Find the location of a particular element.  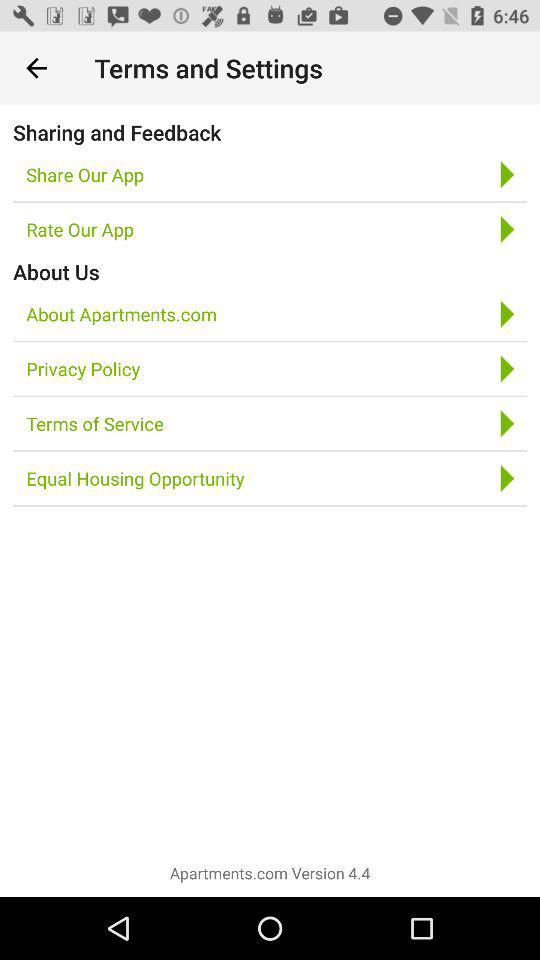

icon above sharing and feedback item is located at coordinates (36, 68).